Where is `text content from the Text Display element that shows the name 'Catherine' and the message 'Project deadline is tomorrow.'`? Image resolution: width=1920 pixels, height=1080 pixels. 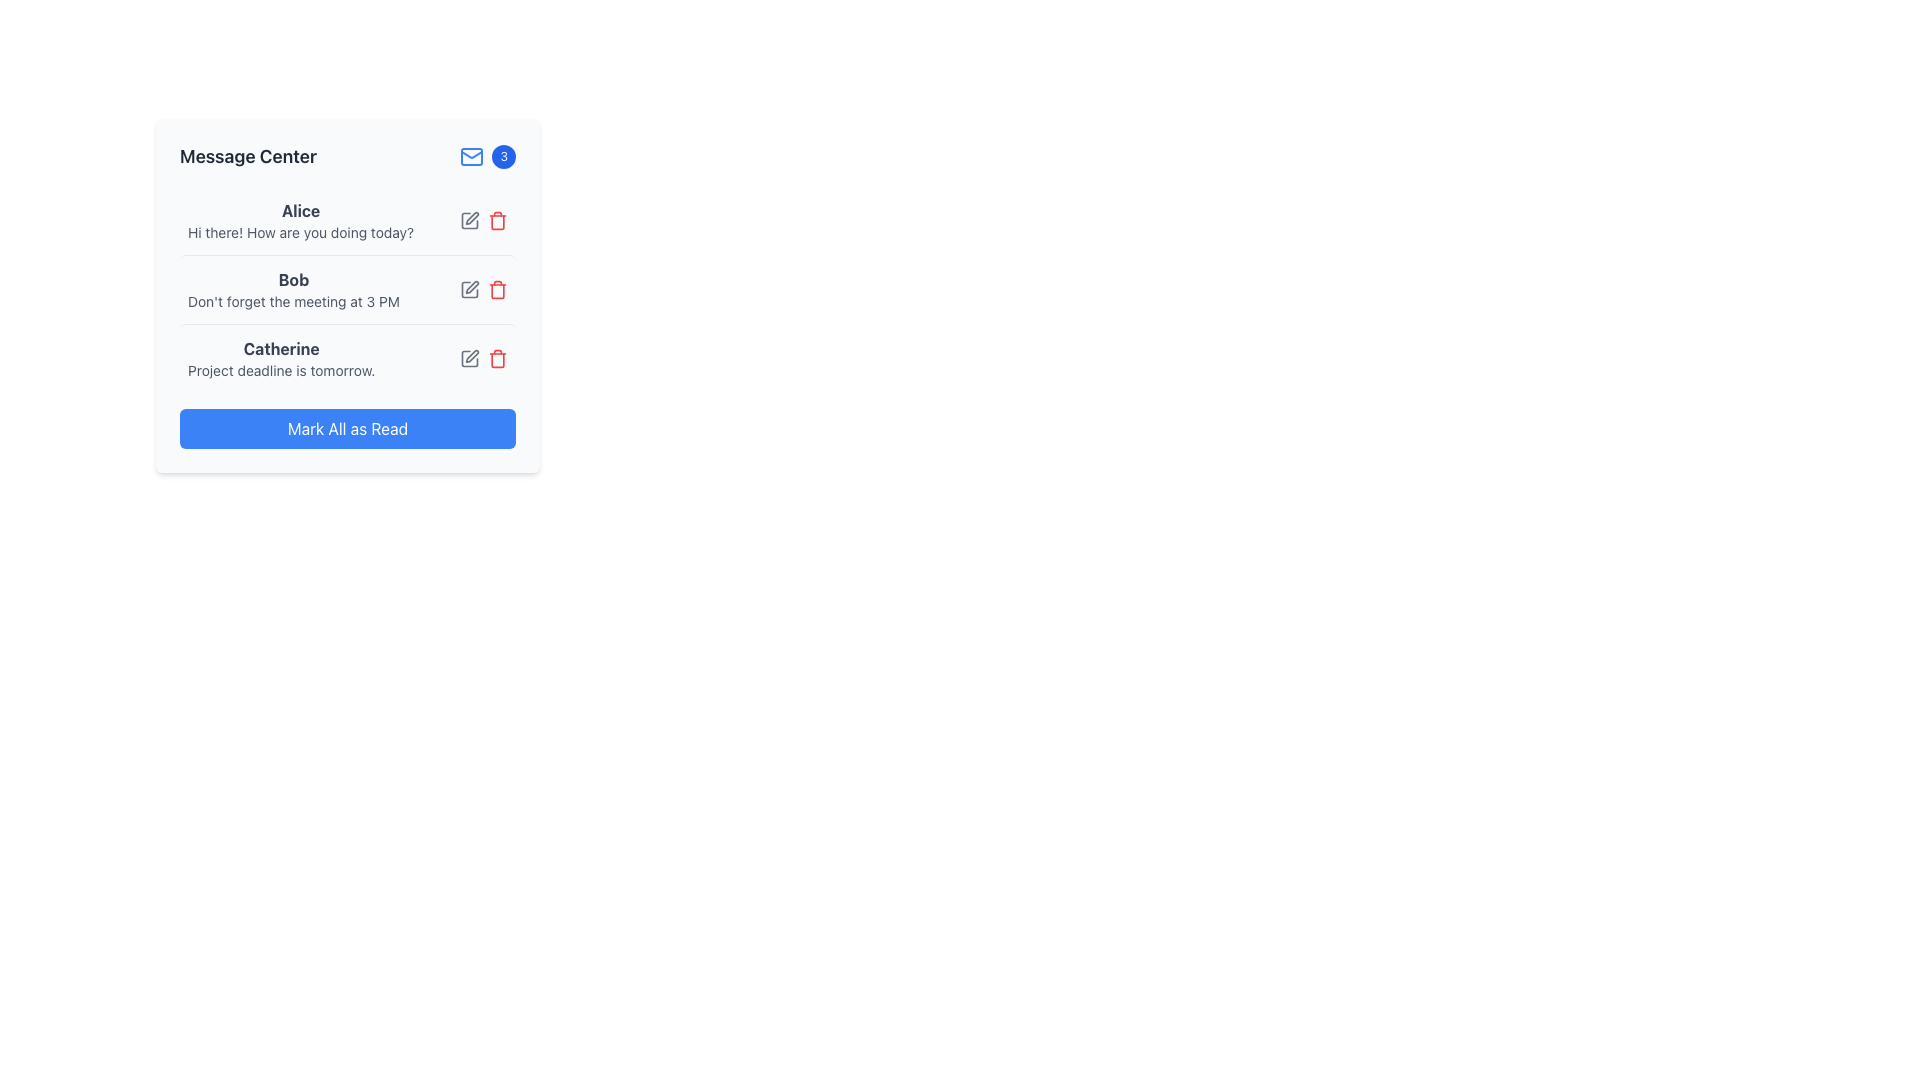
text content from the Text Display element that shows the name 'Catherine' and the message 'Project deadline is tomorrow.' is located at coordinates (280, 357).